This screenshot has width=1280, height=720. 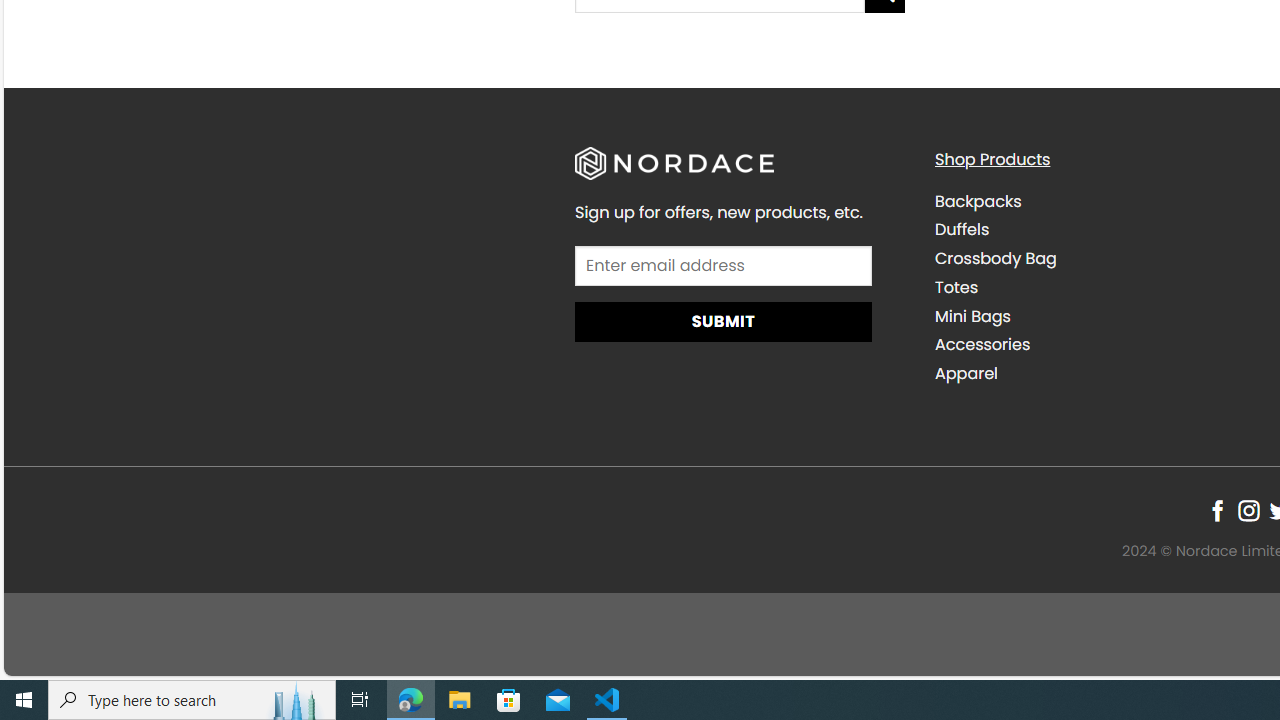 I want to click on 'Submit', so click(x=722, y=320).